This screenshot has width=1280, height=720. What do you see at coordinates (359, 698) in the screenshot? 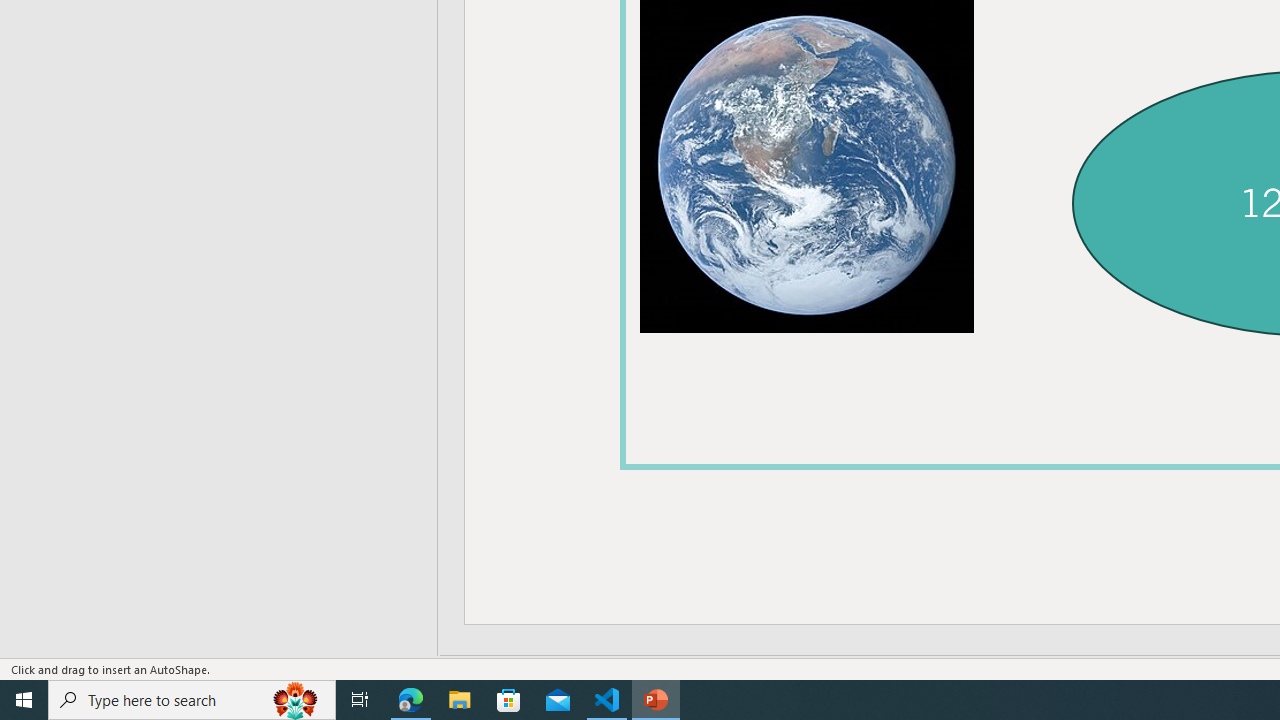
I see `'Task View'` at bounding box center [359, 698].